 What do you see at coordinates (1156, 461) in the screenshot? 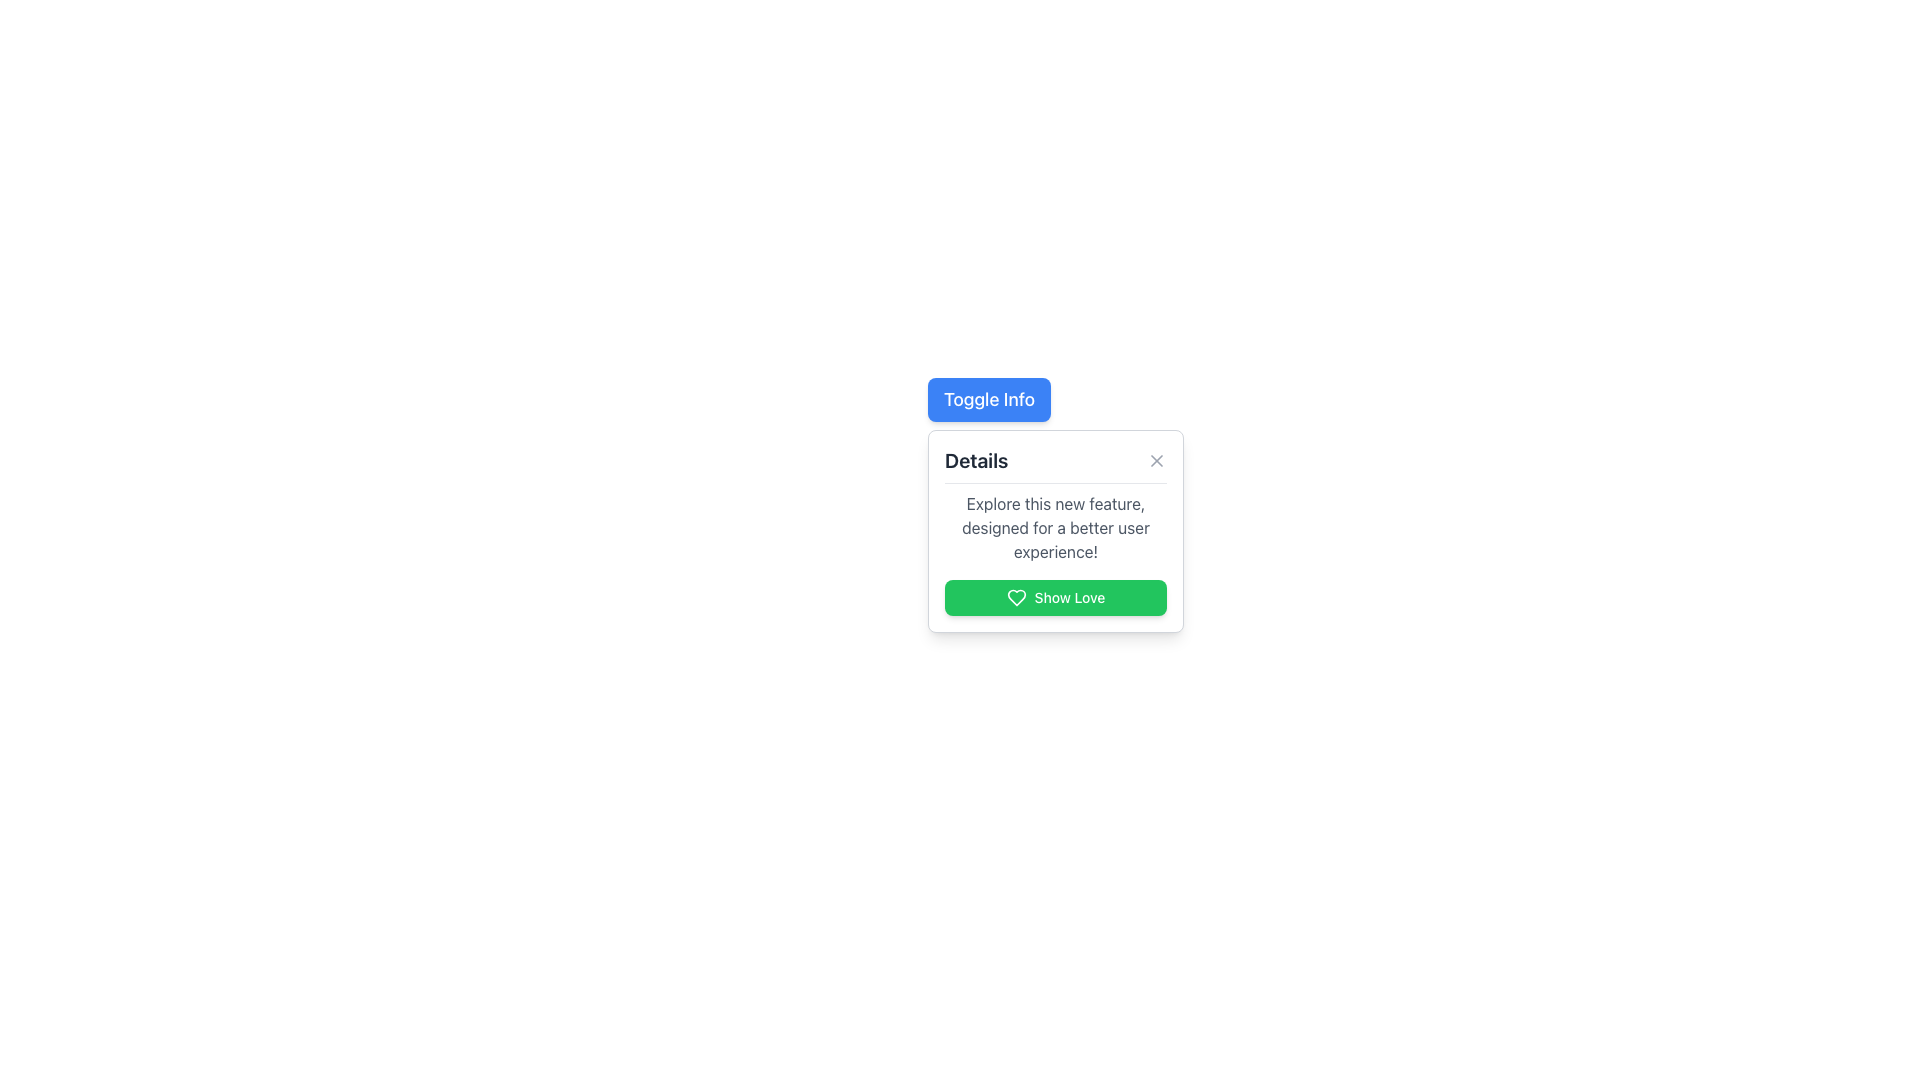
I see `the small square button with an 'X' icon located at the top-right corner of the 'Details' section to trigger the hover styling changes` at bounding box center [1156, 461].